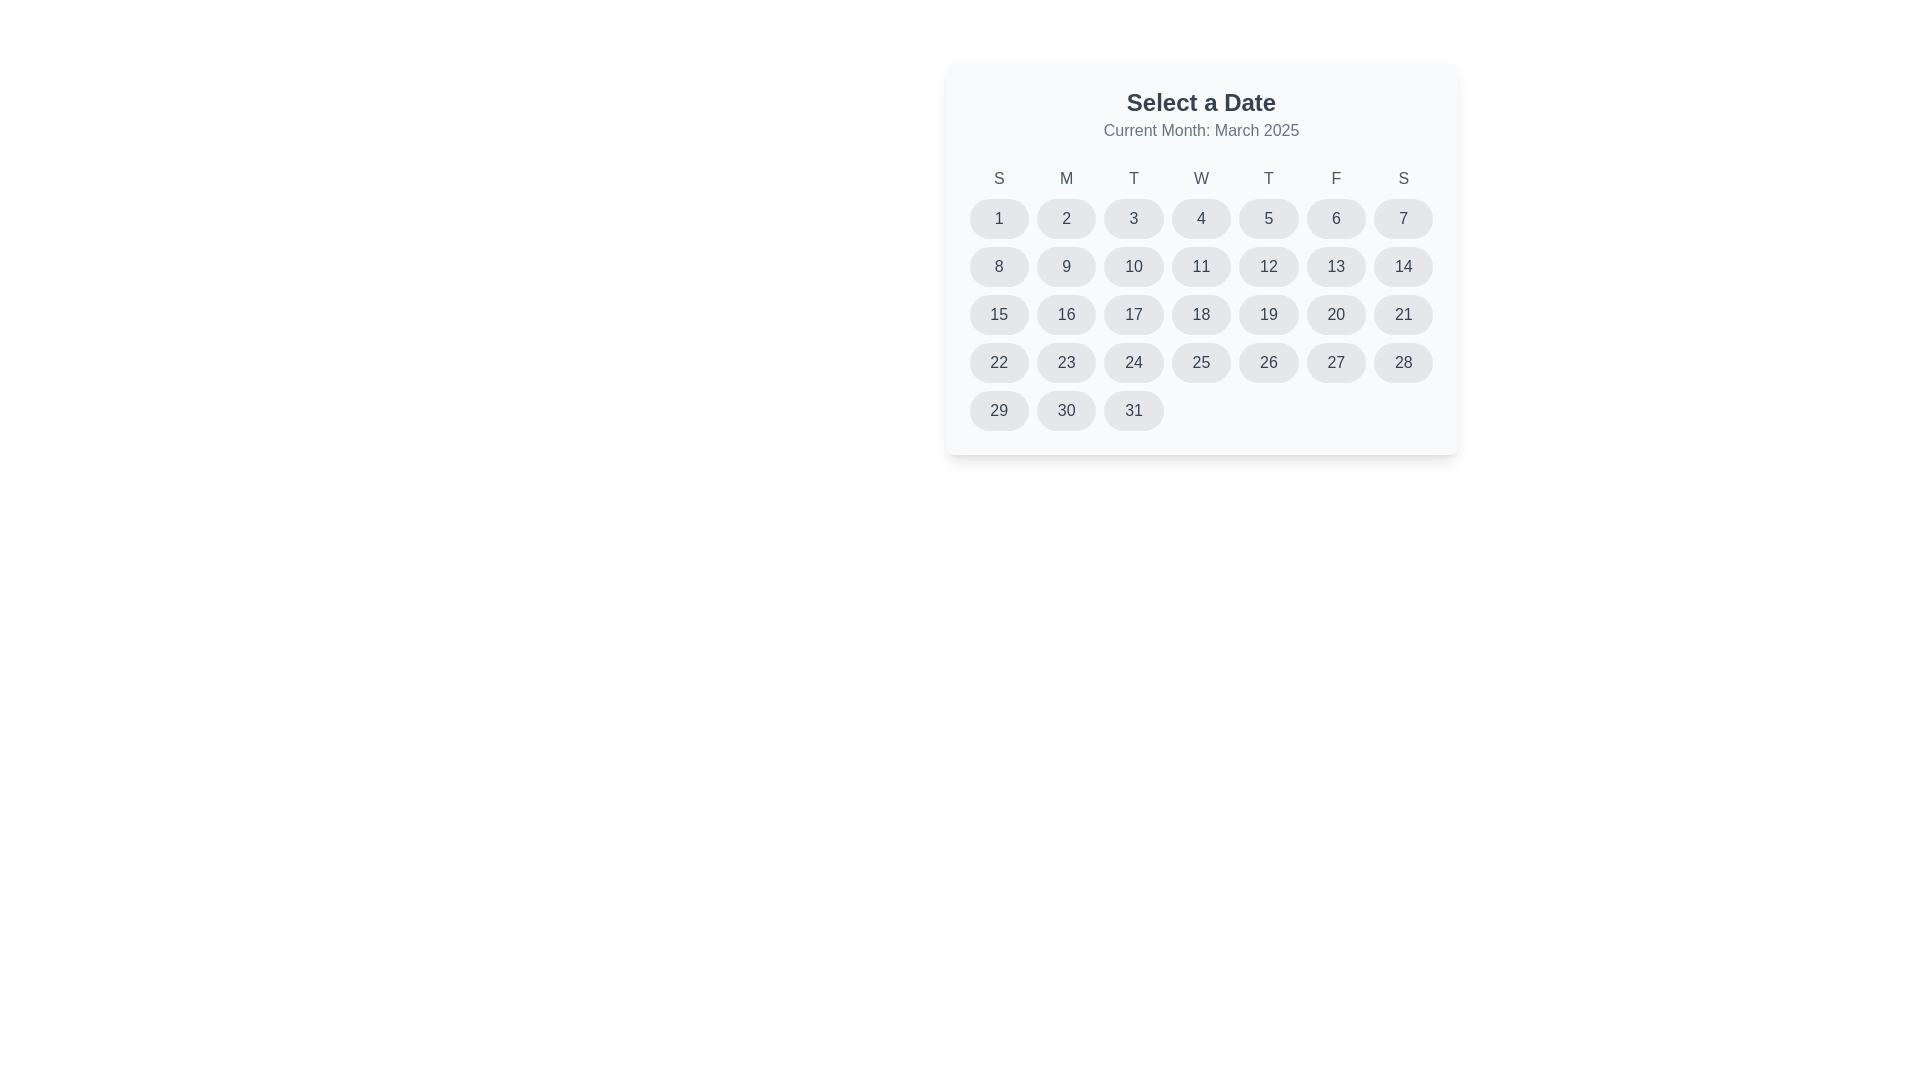 The image size is (1920, 1080). I want to click on the circular button labeled '16' in the calendar grid, so click(1065, 315).